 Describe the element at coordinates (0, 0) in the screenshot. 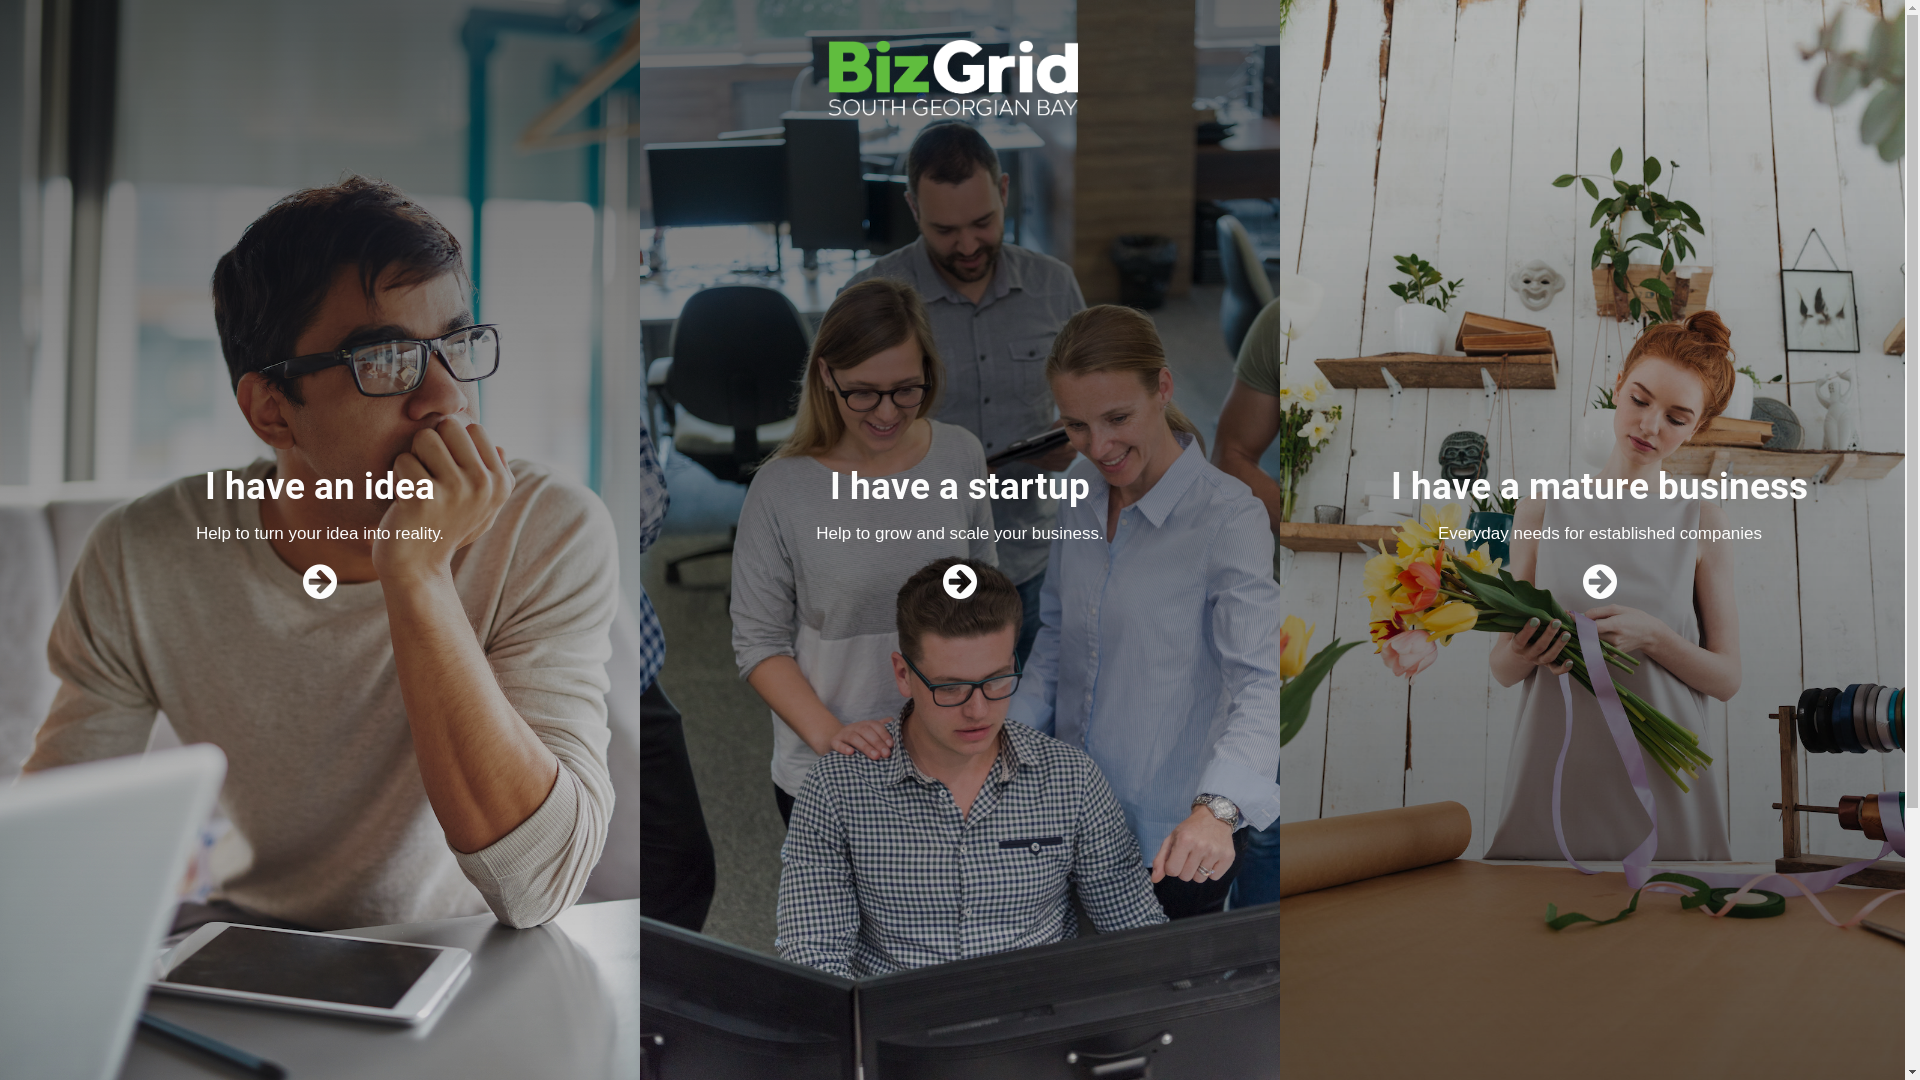

I see `'Skip to content'` at that location.